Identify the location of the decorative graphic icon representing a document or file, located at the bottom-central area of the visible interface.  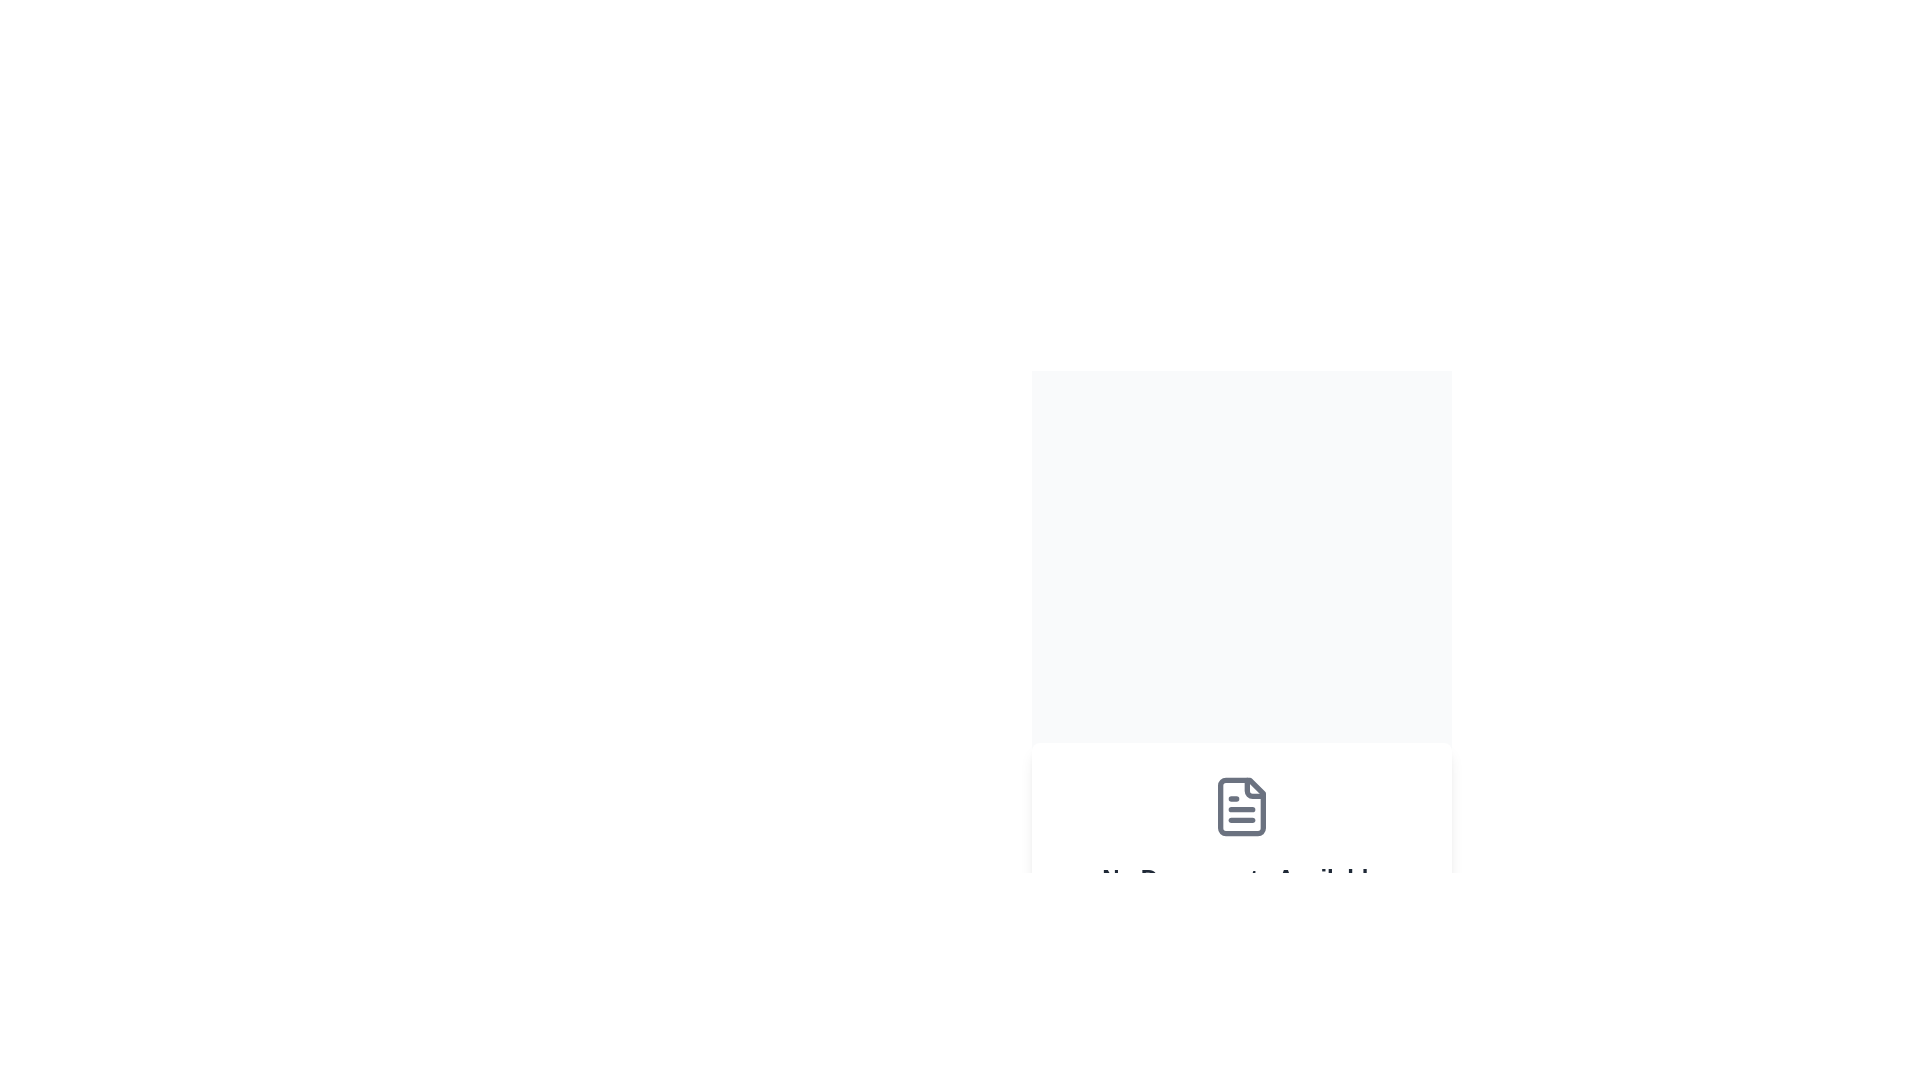
(1241, 805).